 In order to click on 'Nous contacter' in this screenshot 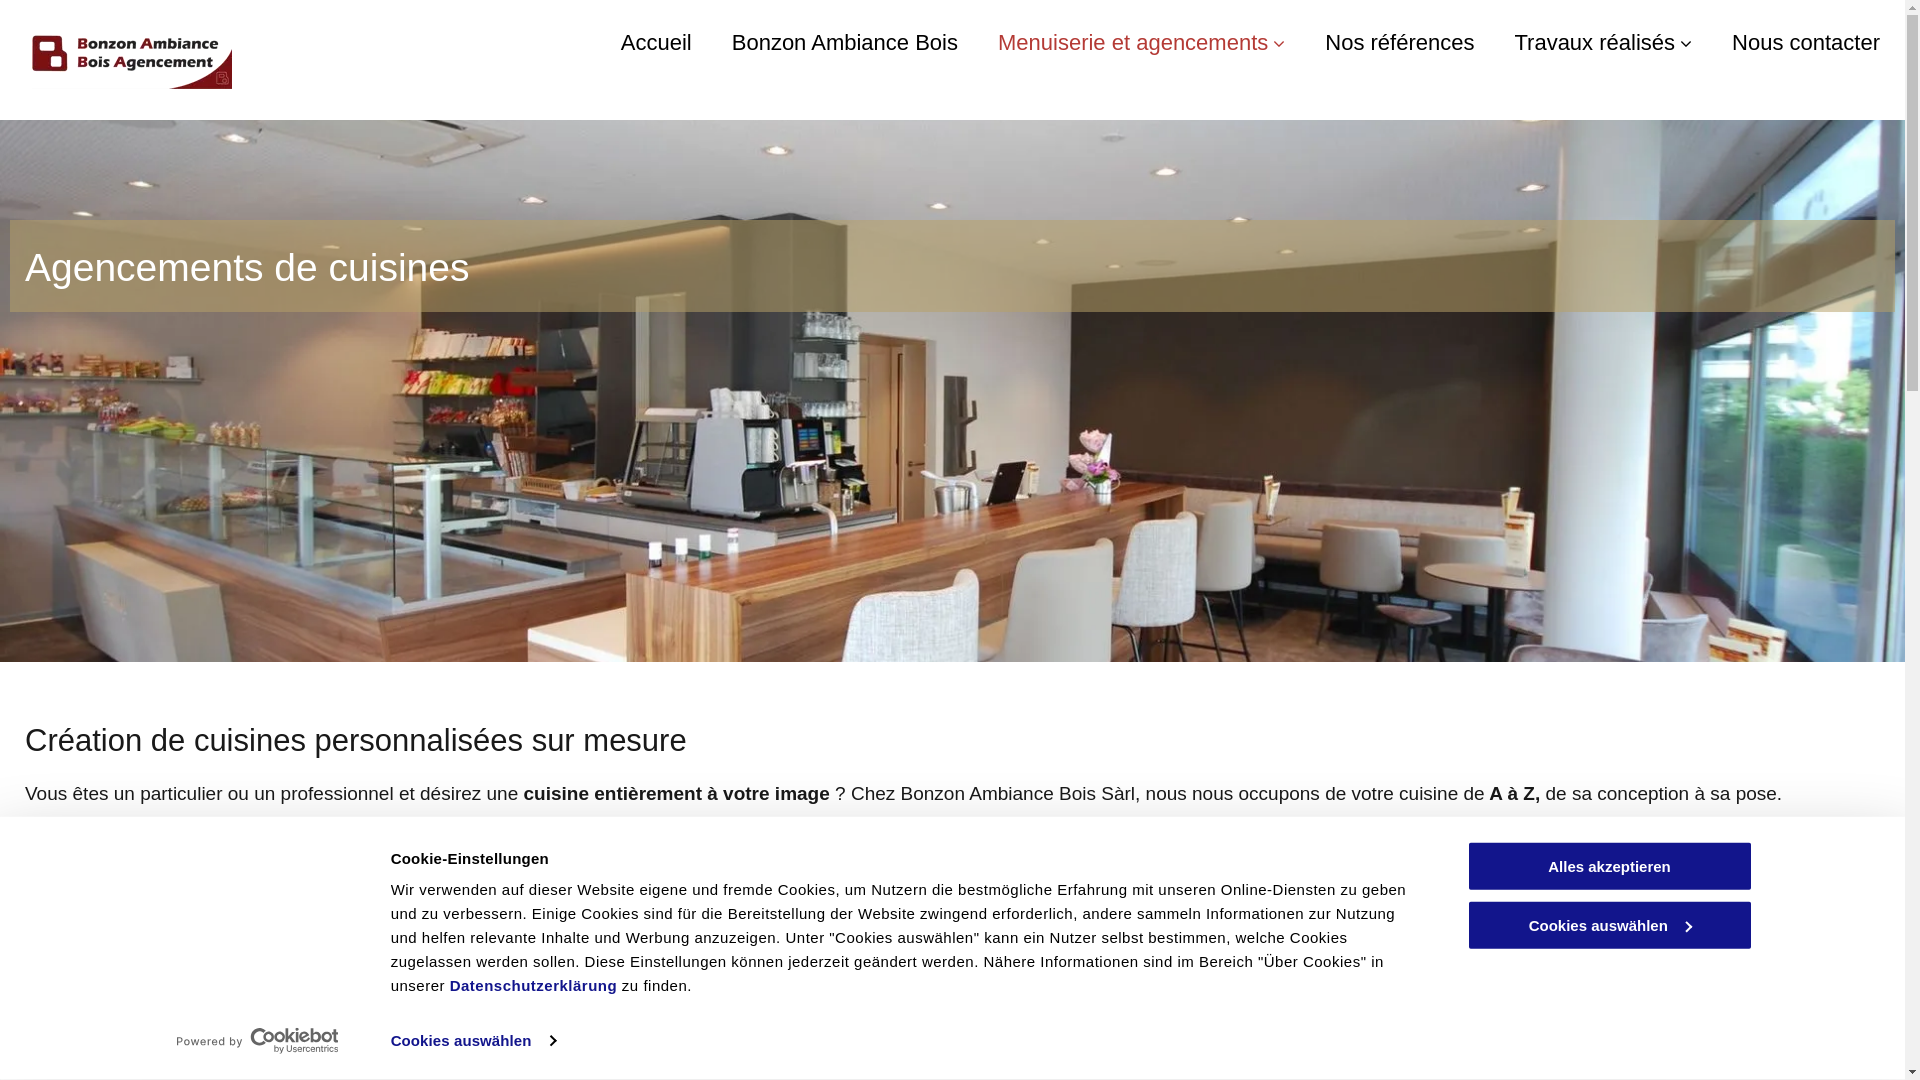, I will do `click(1805, 42)`.